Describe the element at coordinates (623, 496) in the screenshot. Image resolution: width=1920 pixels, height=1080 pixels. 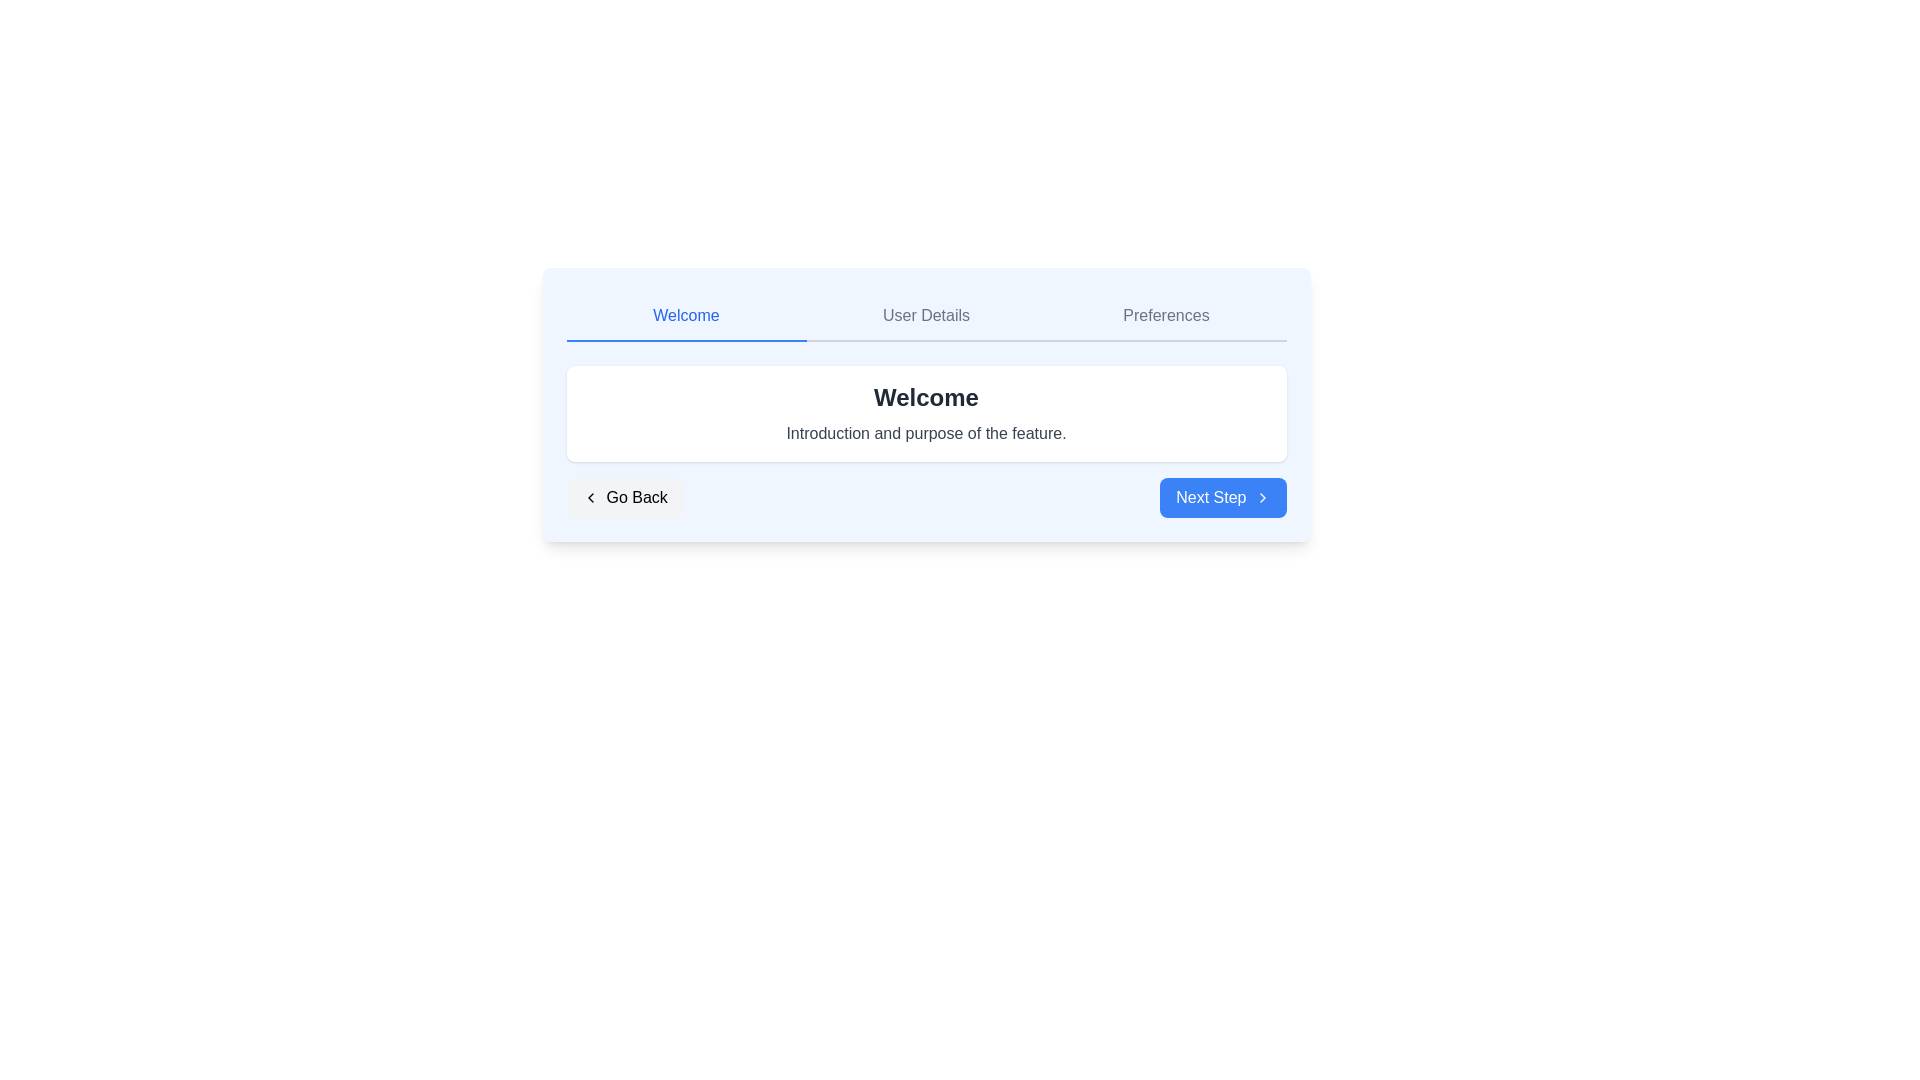
I see `the button located to the left of the 'Next Step' button` at that location.